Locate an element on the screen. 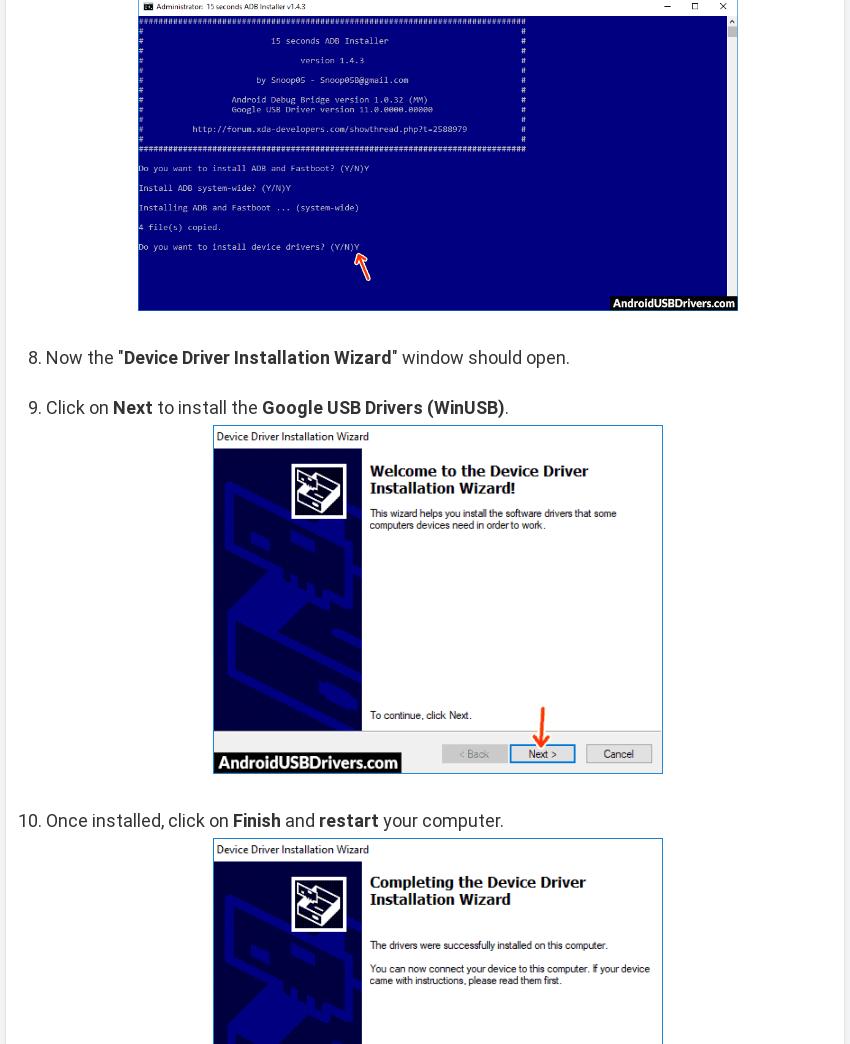  'and' is located at coordinates (299, 819).